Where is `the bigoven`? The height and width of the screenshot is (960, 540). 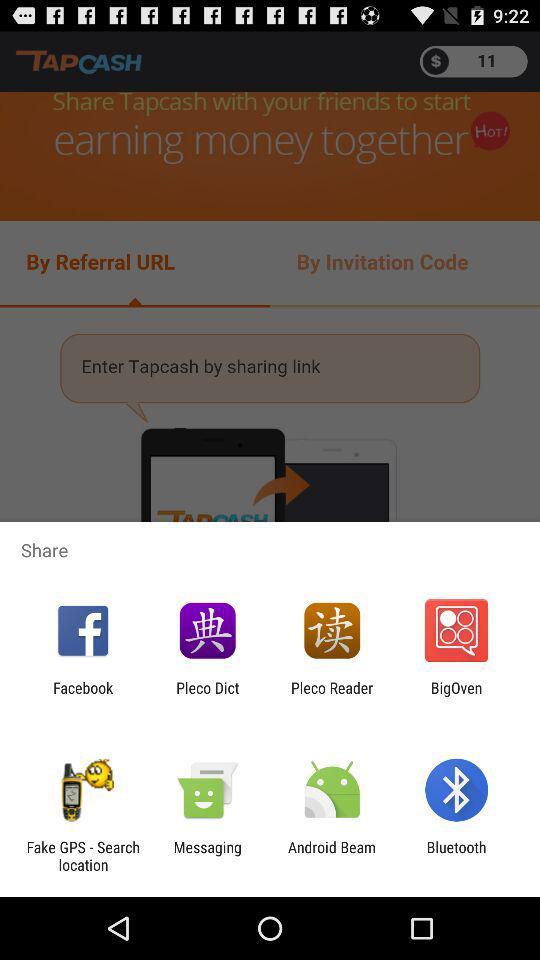 the bigoven is located at coordinates (456, 696).